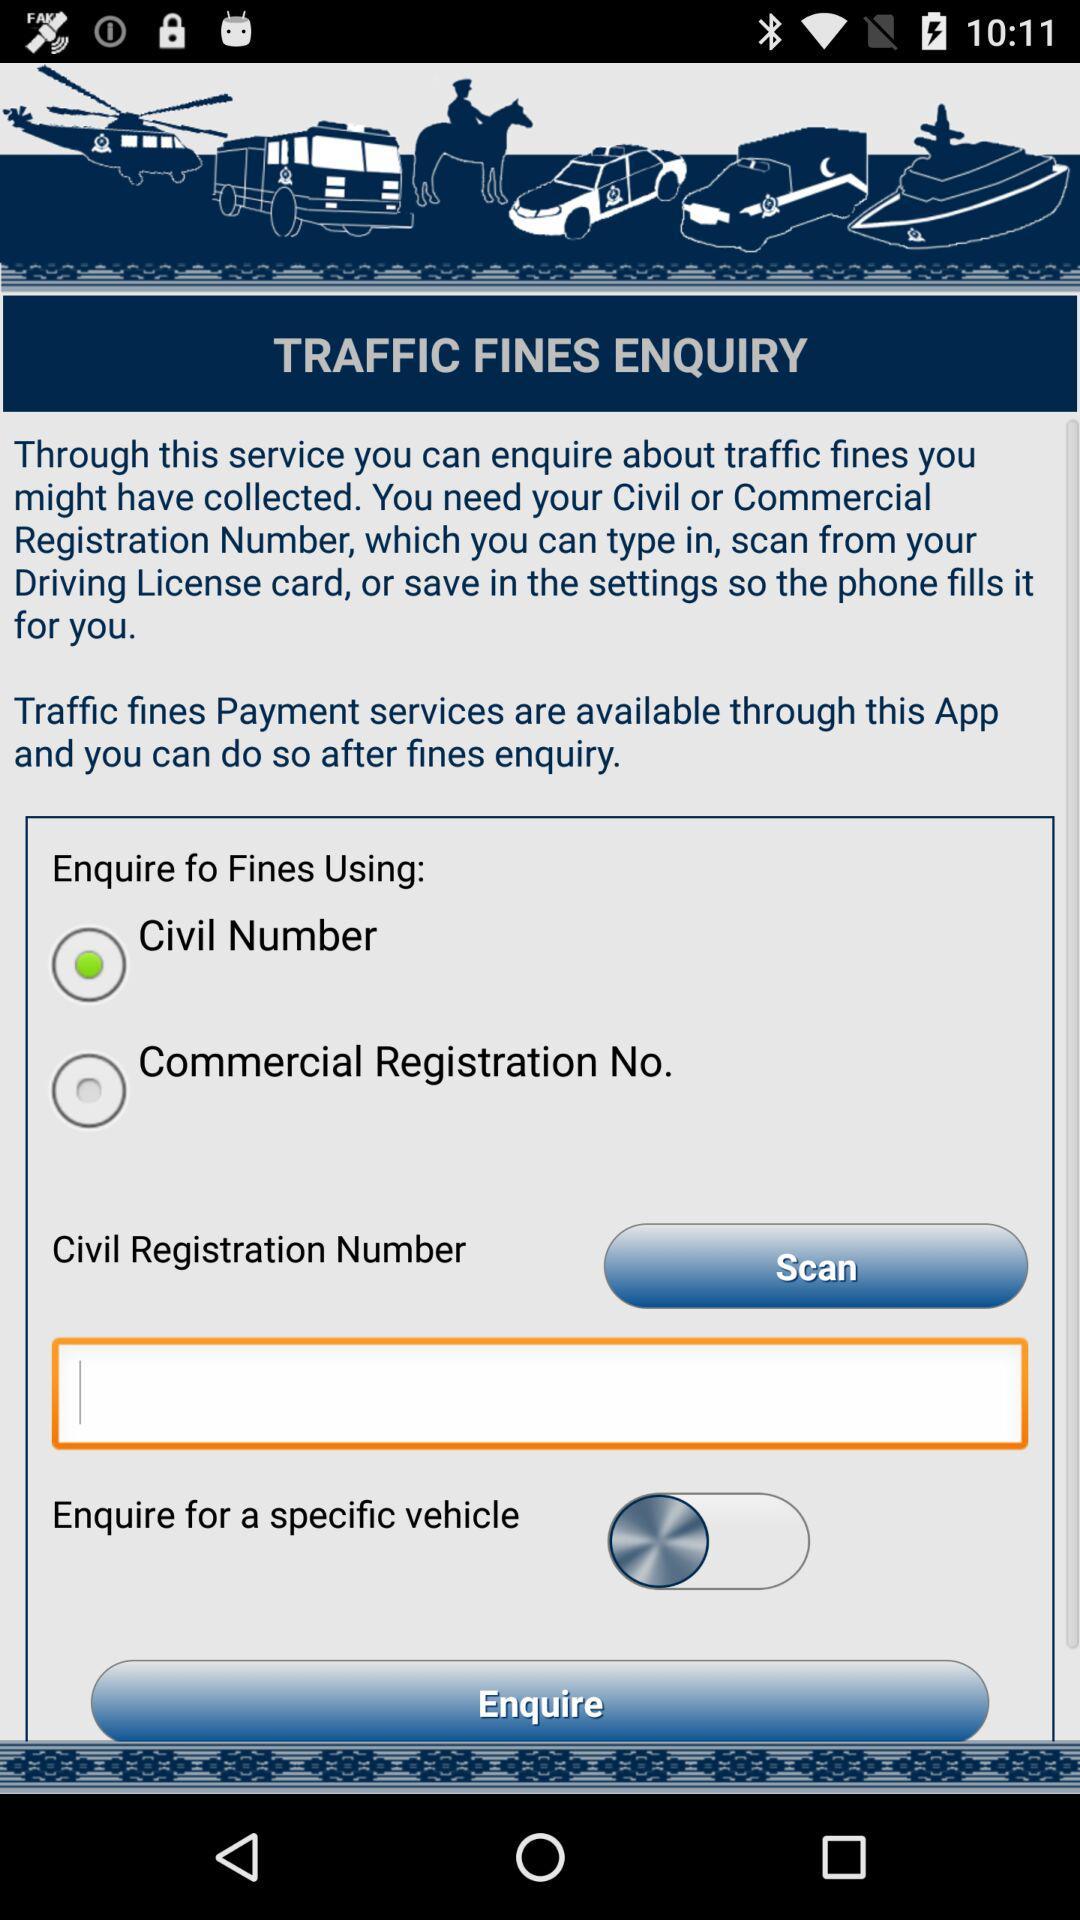 This screenshot has width=1080, height=1920. Describe the element at coordinates (540, 1397) in the screenshot. I see `input field` at that location.